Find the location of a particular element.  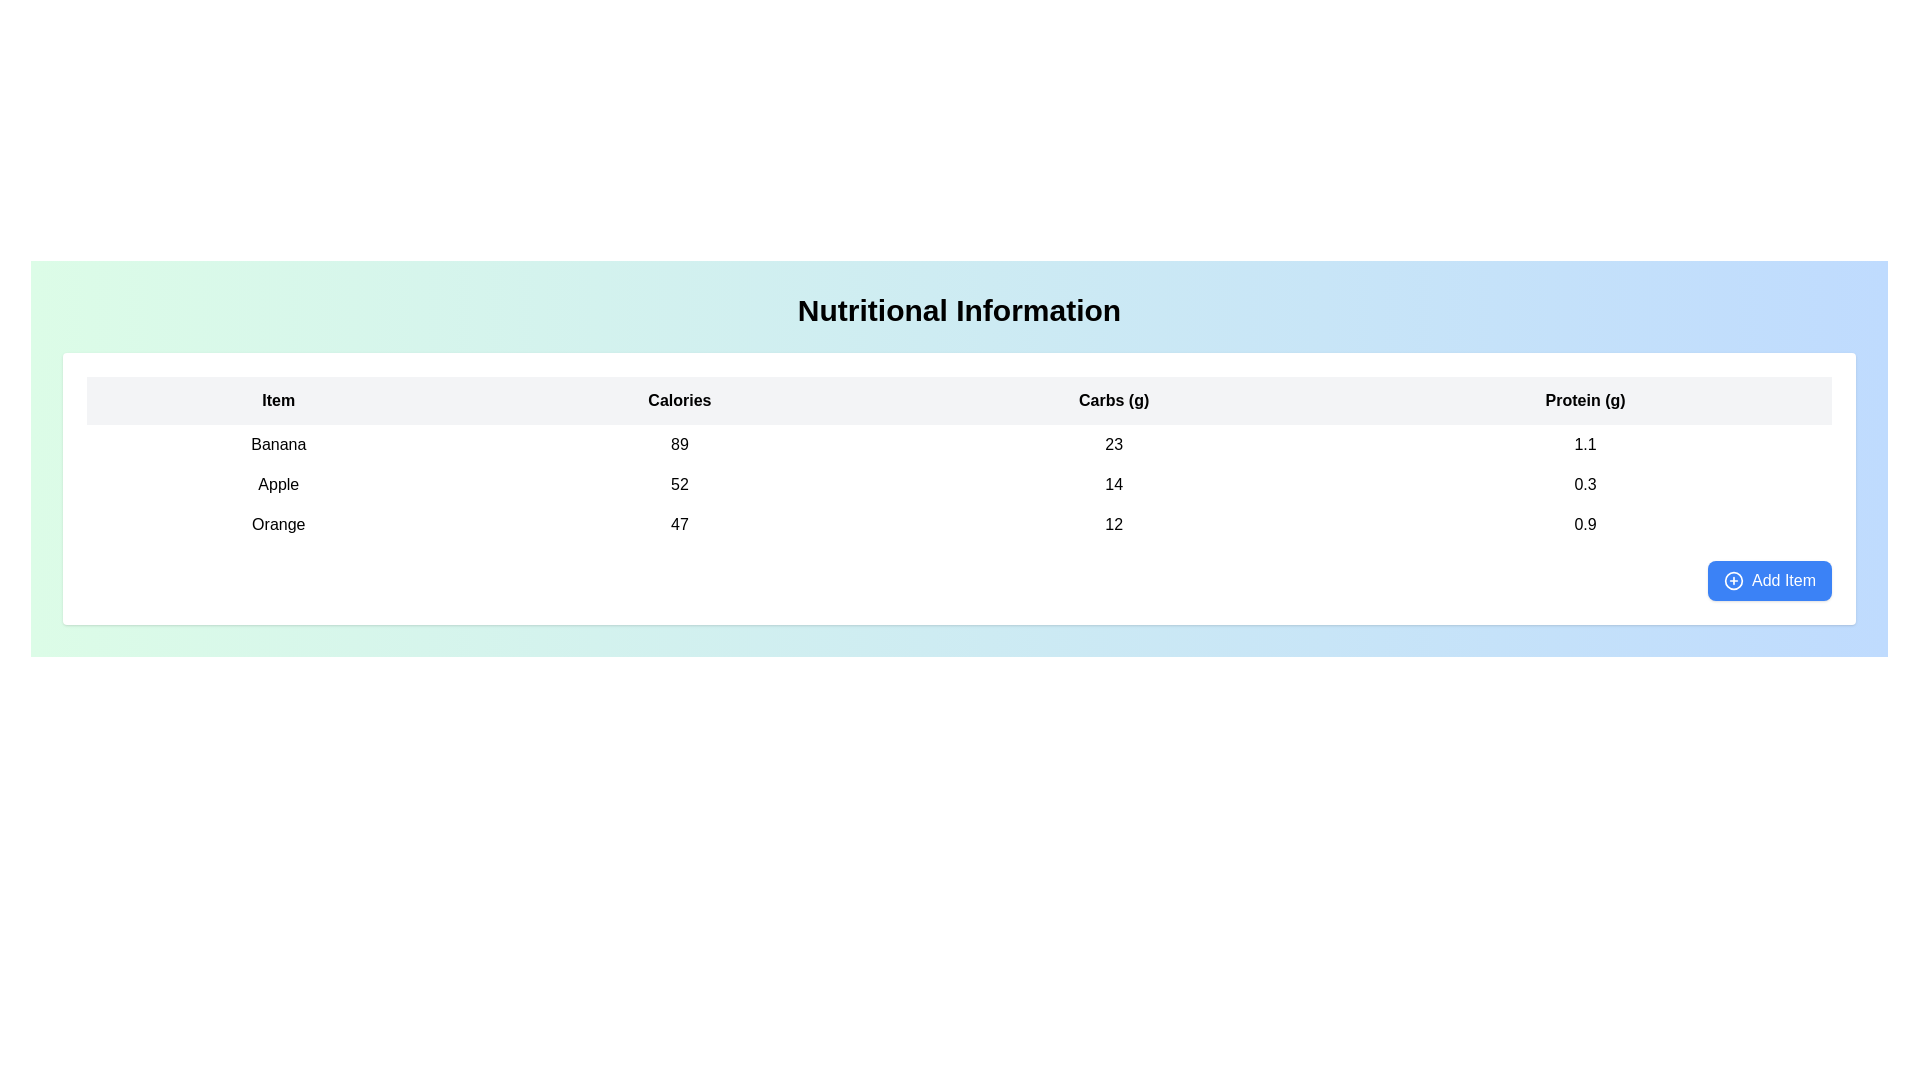

text value '89' displayed in the table cell under the 'Calories' heading for the 'Banana' item is located at coordinates (679, 443).